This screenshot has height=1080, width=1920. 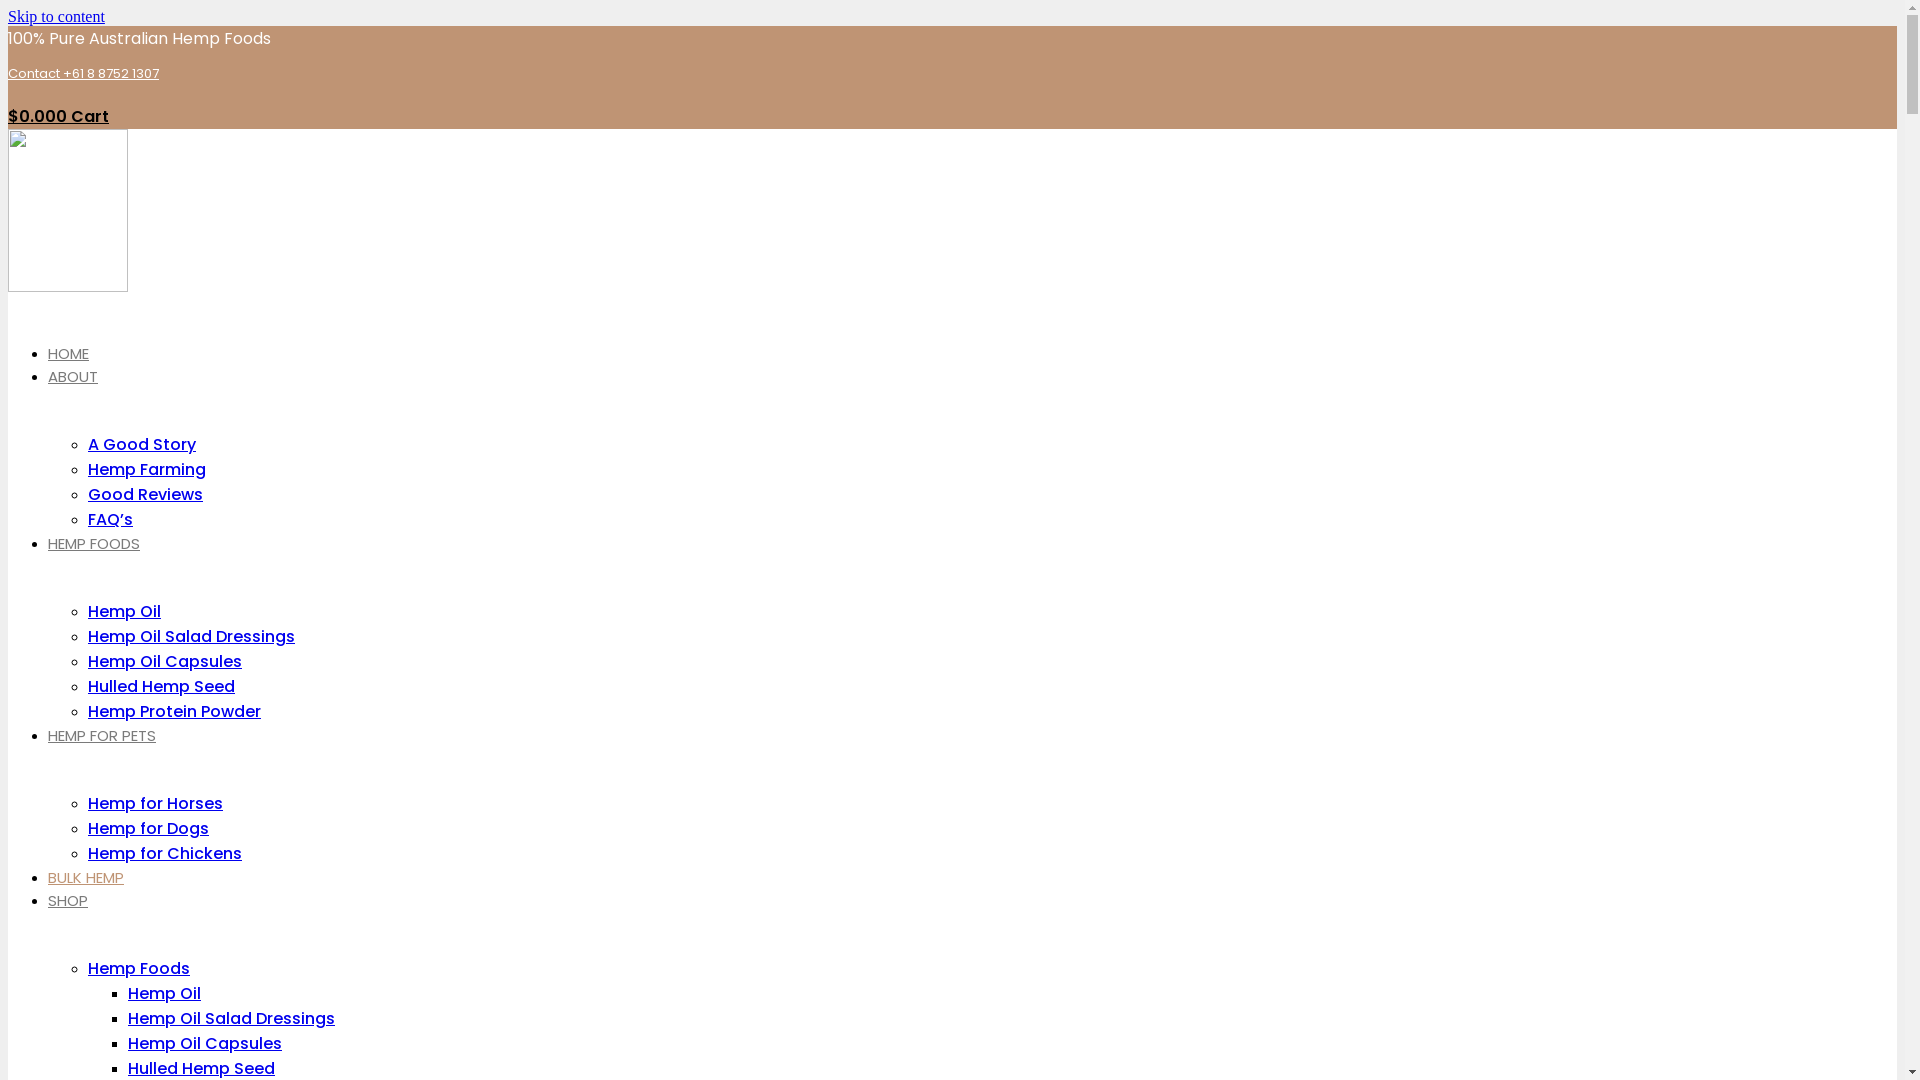 I want to click on '$0.00, so click(x=8, y=116).